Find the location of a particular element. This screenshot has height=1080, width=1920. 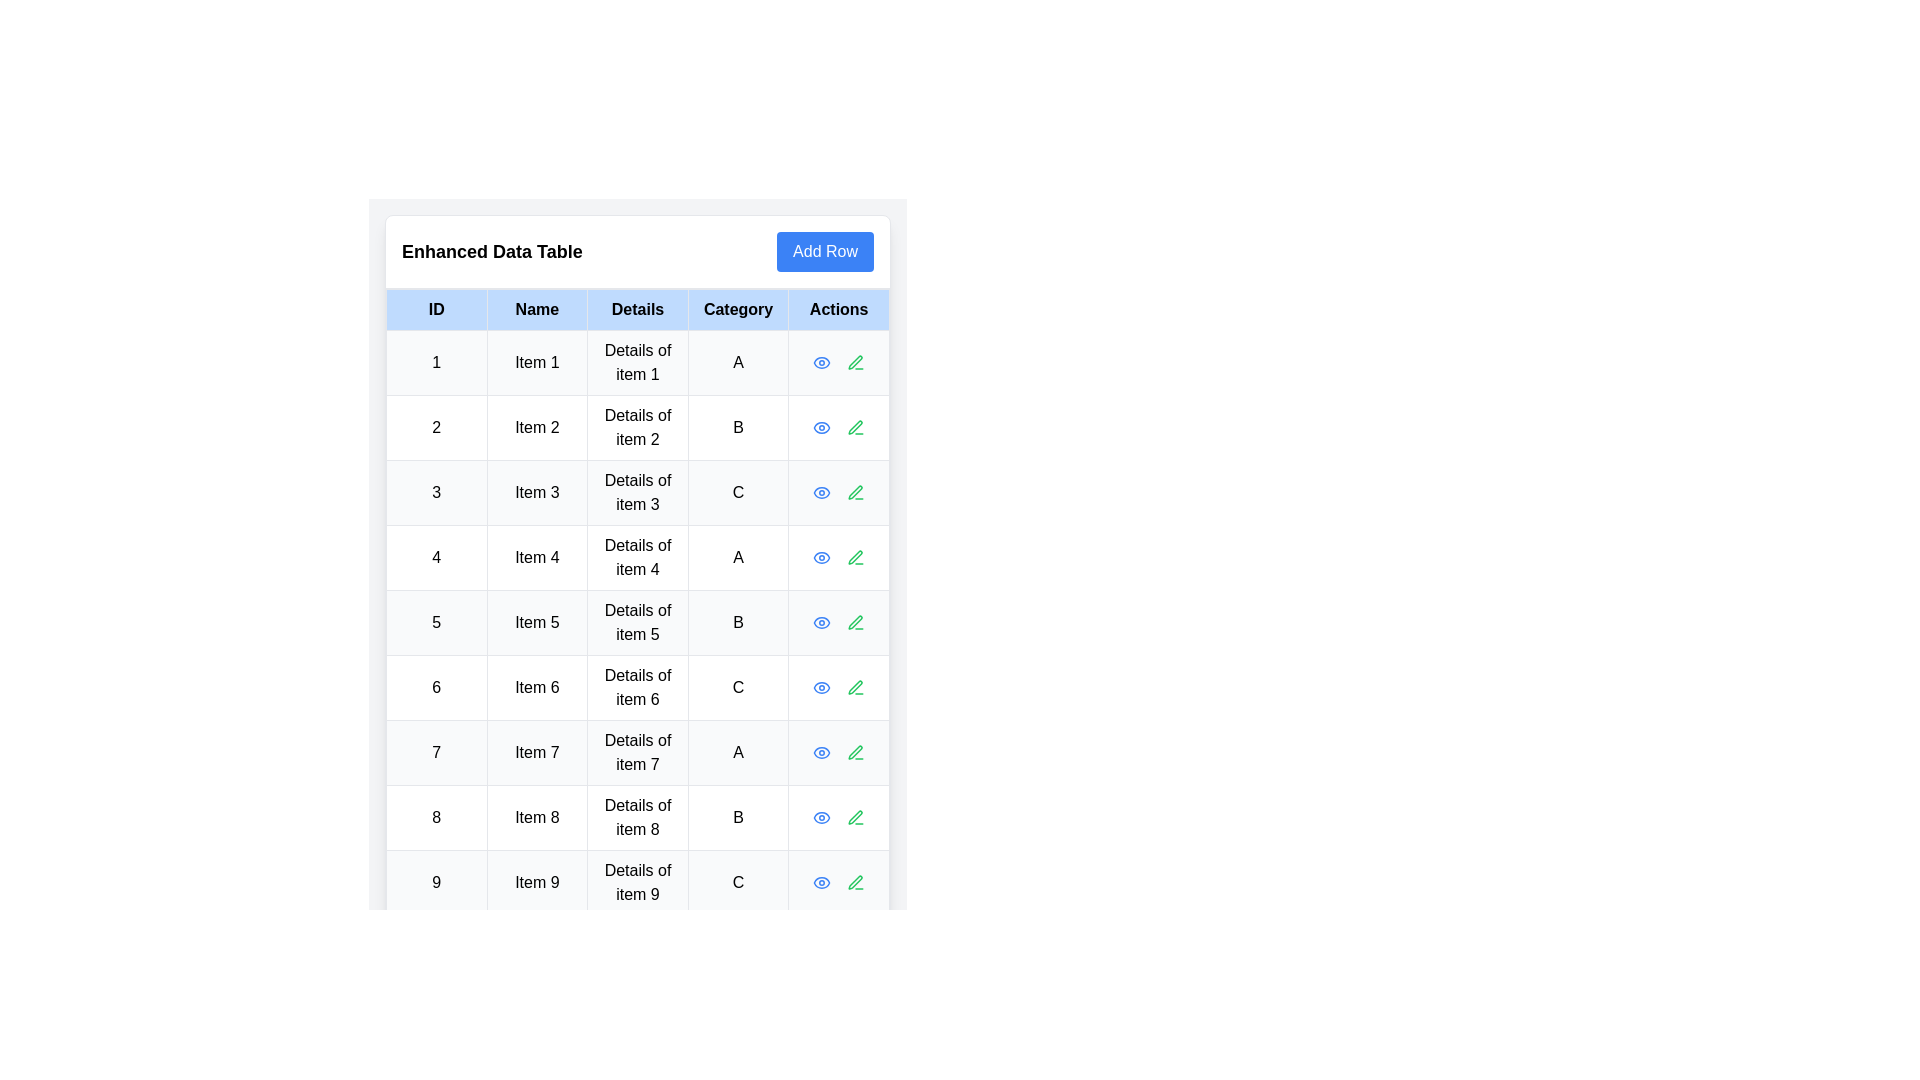

the static text element displaying the character 'C' in the fourth cell of the last row of the table in the 'Category' column is located at coordinates (737, 882).